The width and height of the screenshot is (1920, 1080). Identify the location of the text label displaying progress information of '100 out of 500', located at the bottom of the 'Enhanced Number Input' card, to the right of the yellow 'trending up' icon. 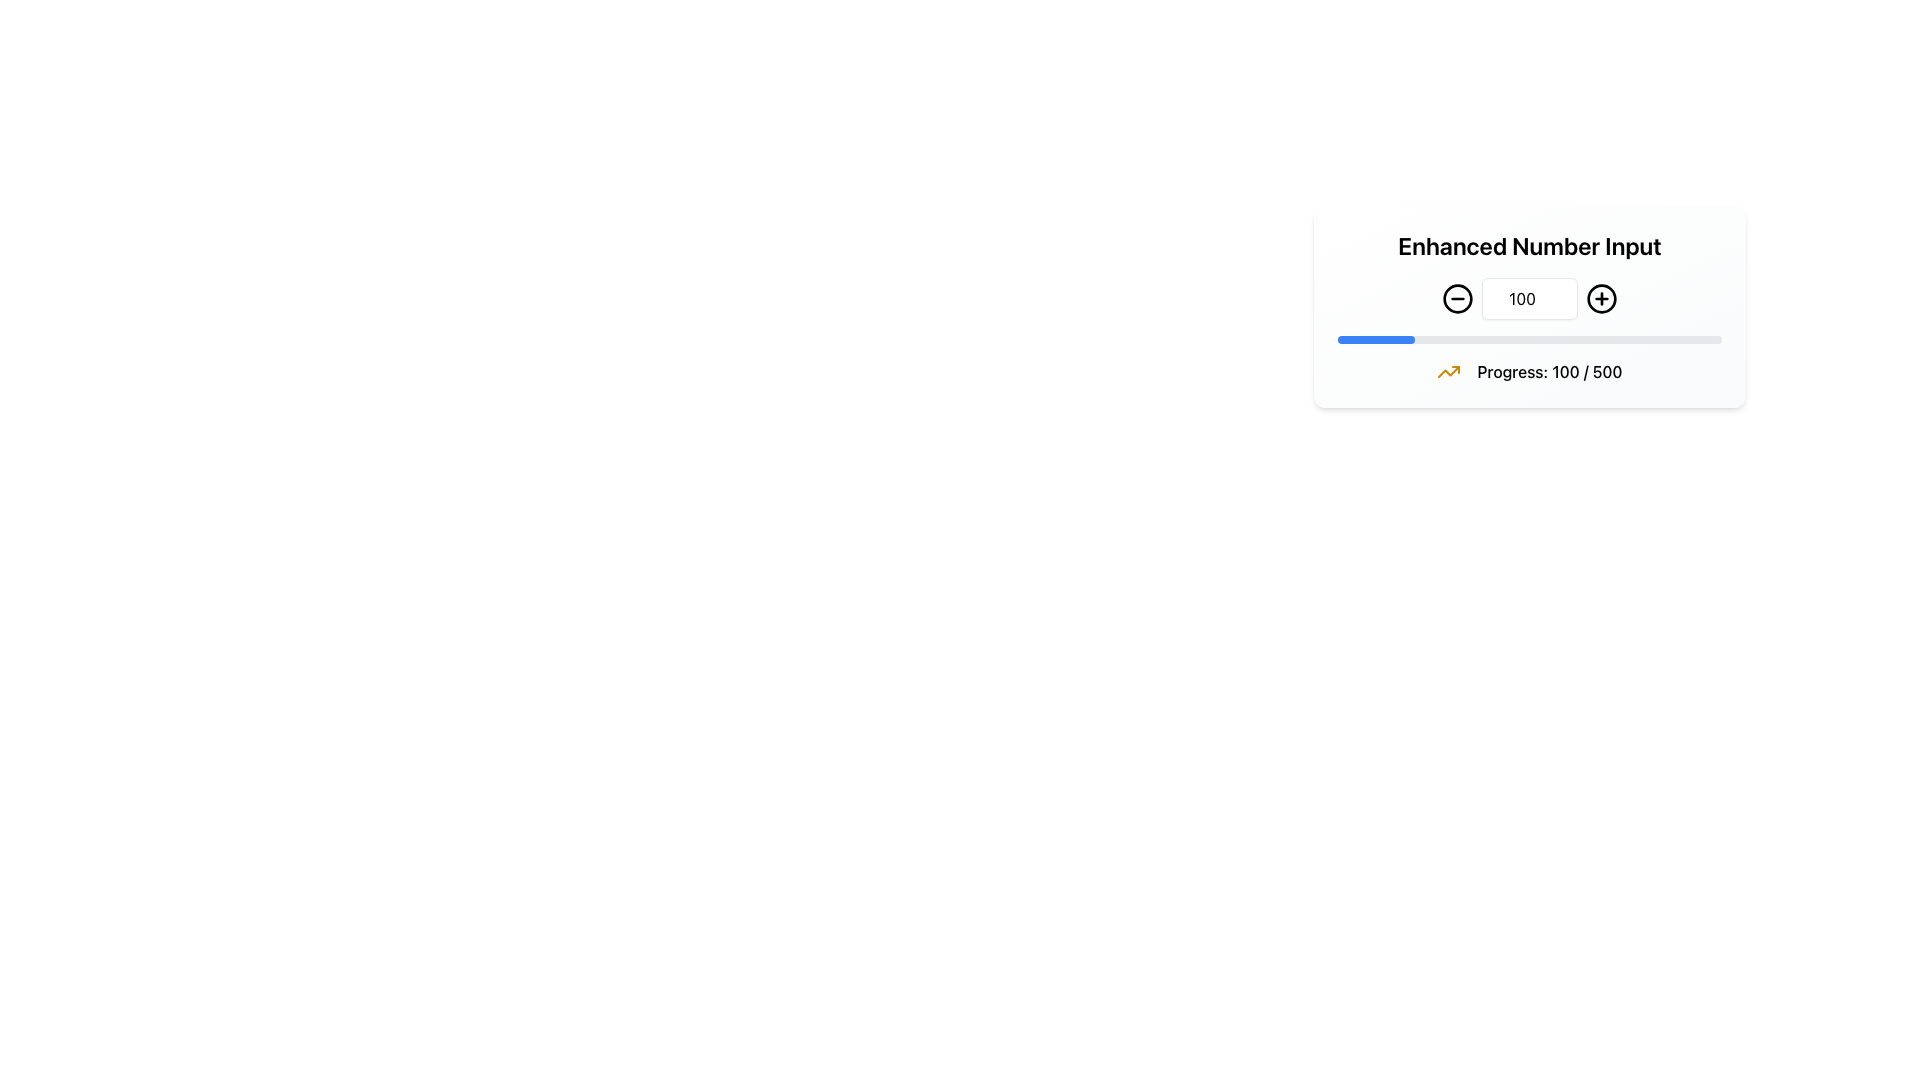
(1549, 371).